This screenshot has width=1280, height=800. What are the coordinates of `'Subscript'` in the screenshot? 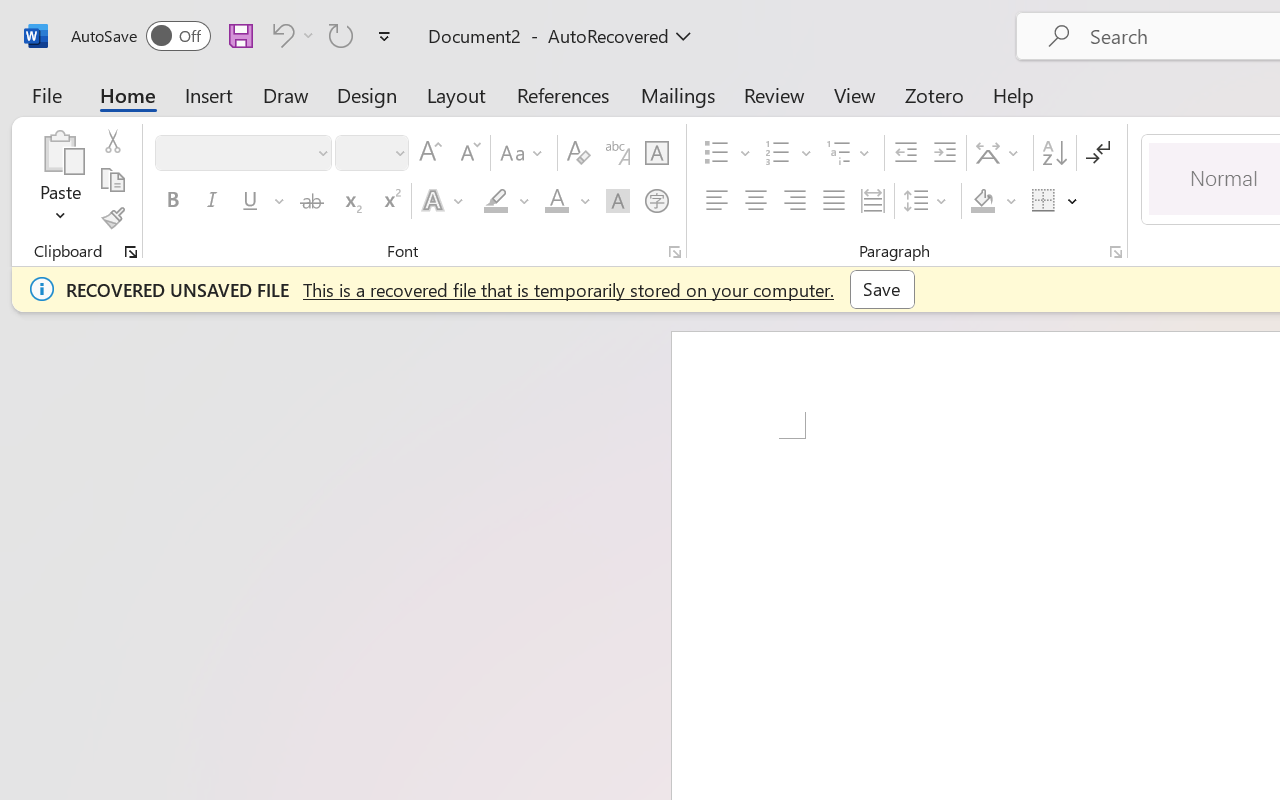 It's located at (350, 201).